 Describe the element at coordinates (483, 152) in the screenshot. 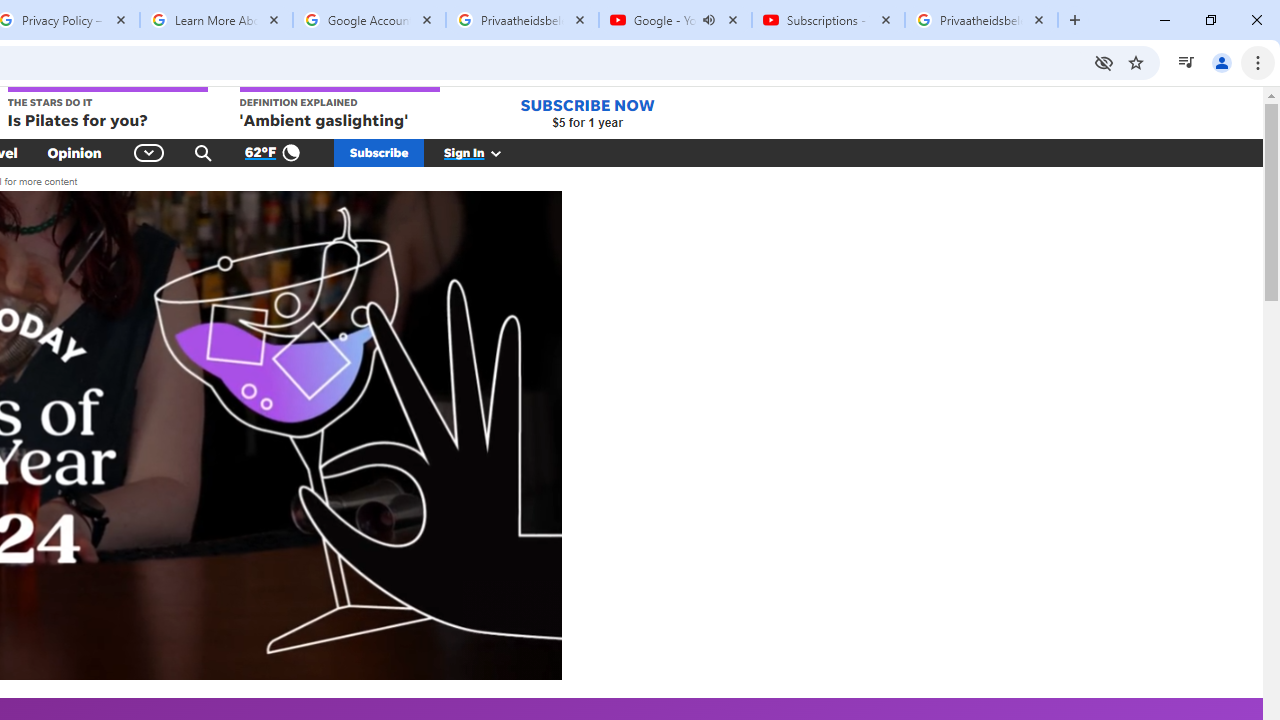

I see `'Sign In'` at that location.